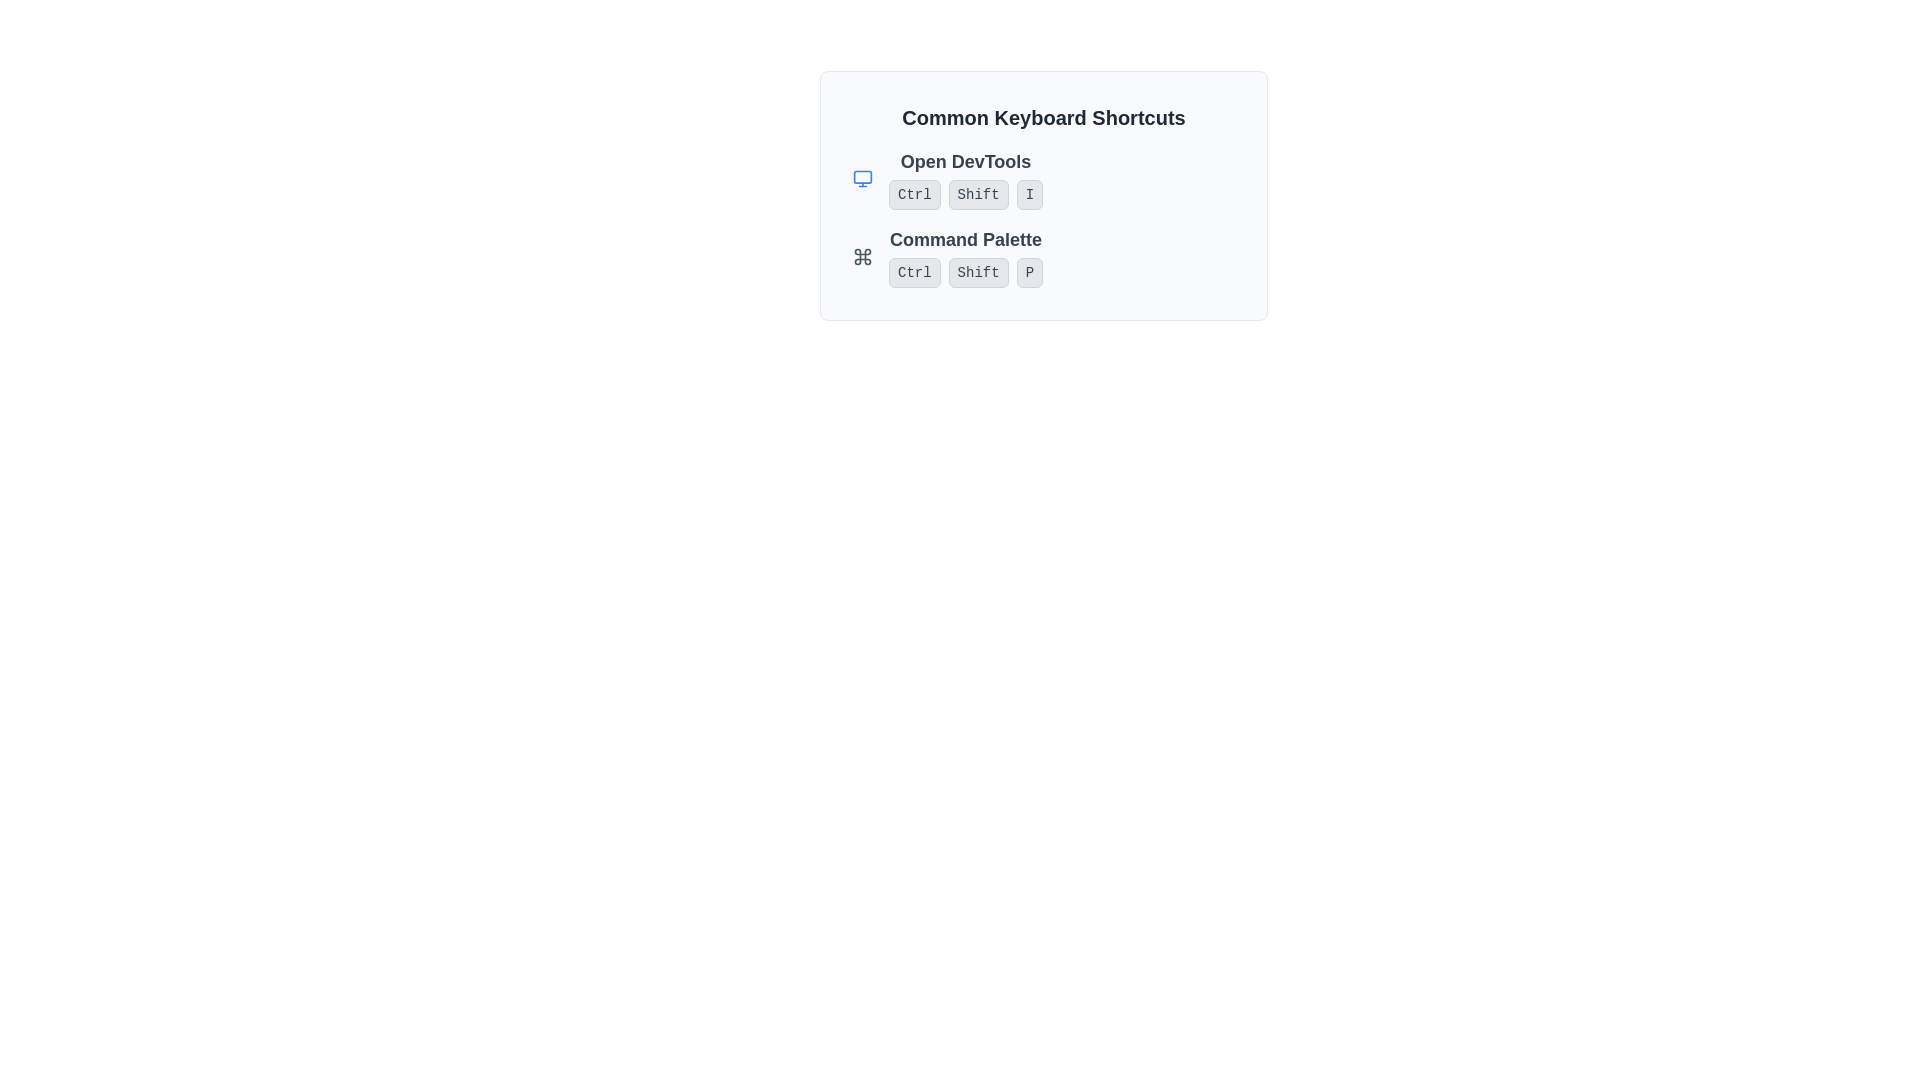 The width and height of the screenshot is (1920, 1080). Describe the element at coordinates (978, 273) in the screenshot. I see `the 'Shift' key button in the 'Command Palette' keyboard shortcut group` at that location.